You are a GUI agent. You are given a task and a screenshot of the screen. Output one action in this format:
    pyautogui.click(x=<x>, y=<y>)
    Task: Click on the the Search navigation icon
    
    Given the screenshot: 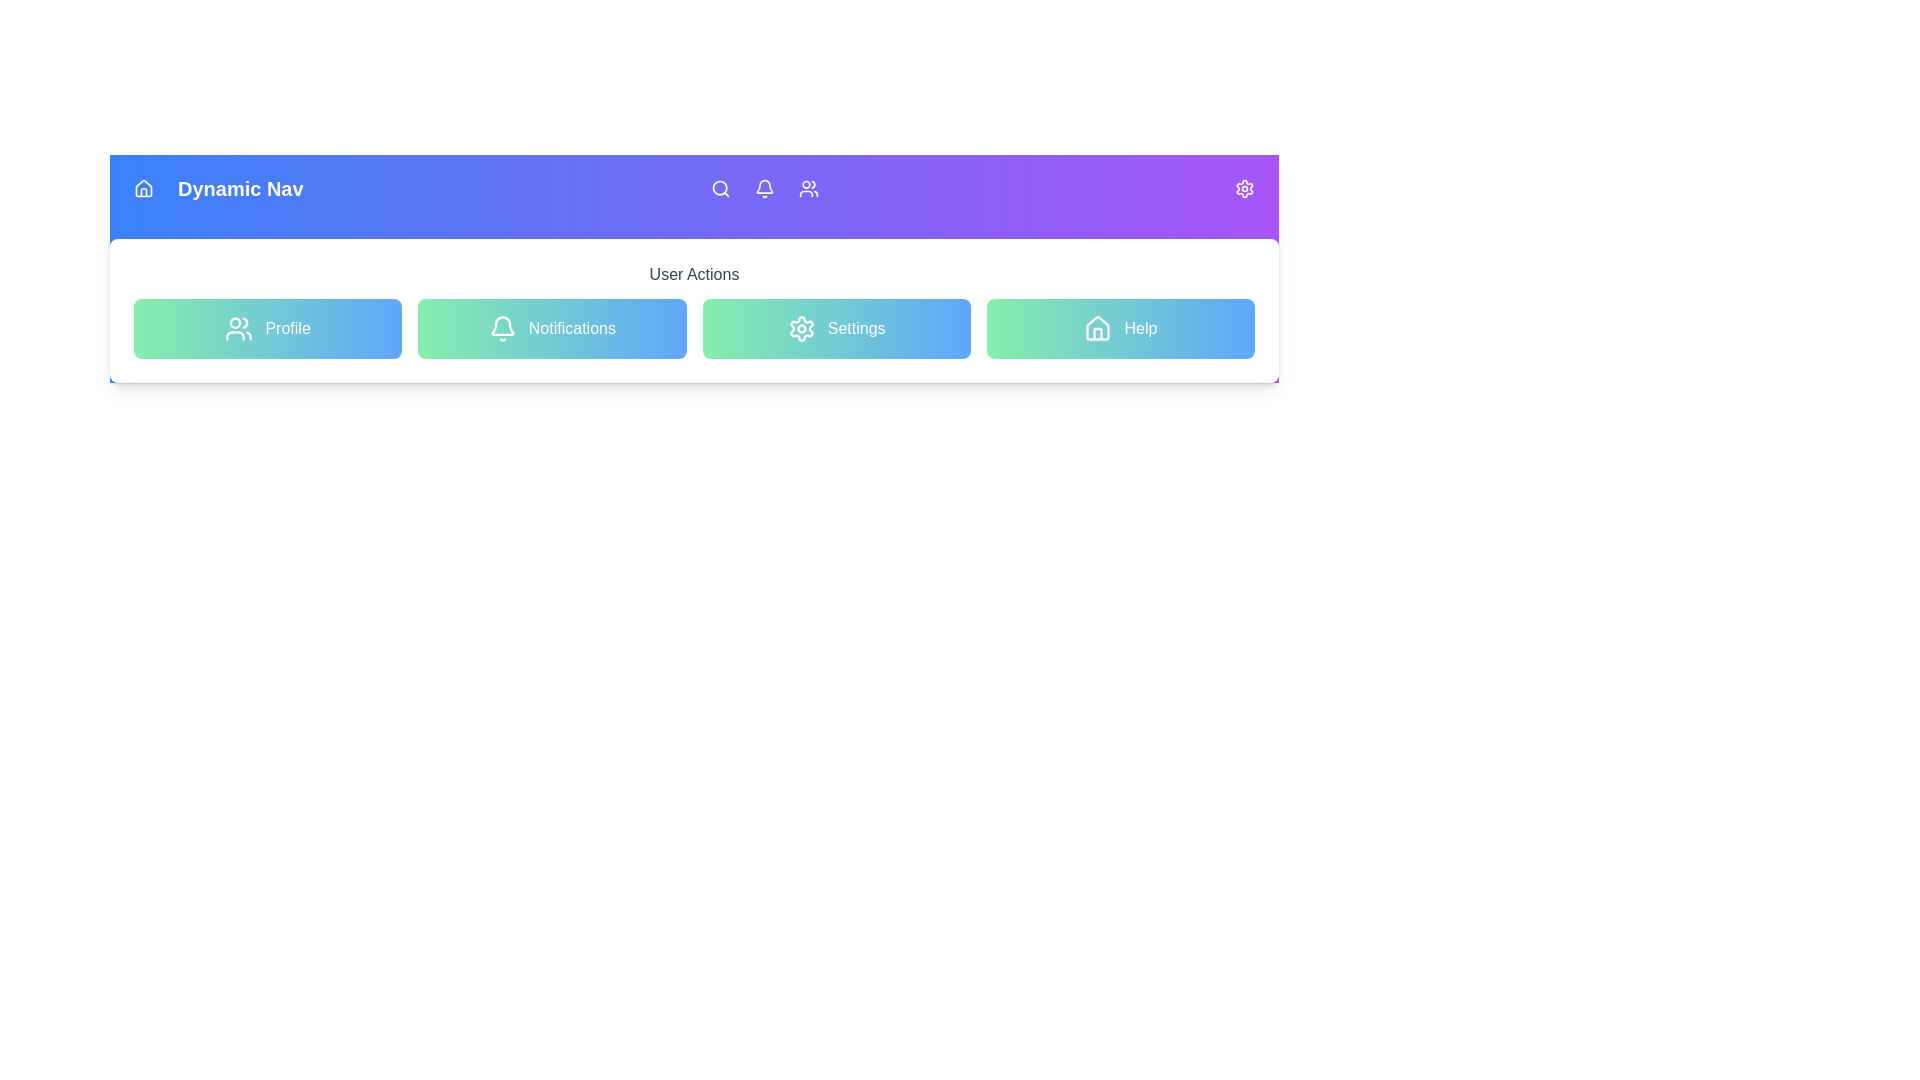 What is the action you would take?
    pyautogui.click(x=720, y=189)
    